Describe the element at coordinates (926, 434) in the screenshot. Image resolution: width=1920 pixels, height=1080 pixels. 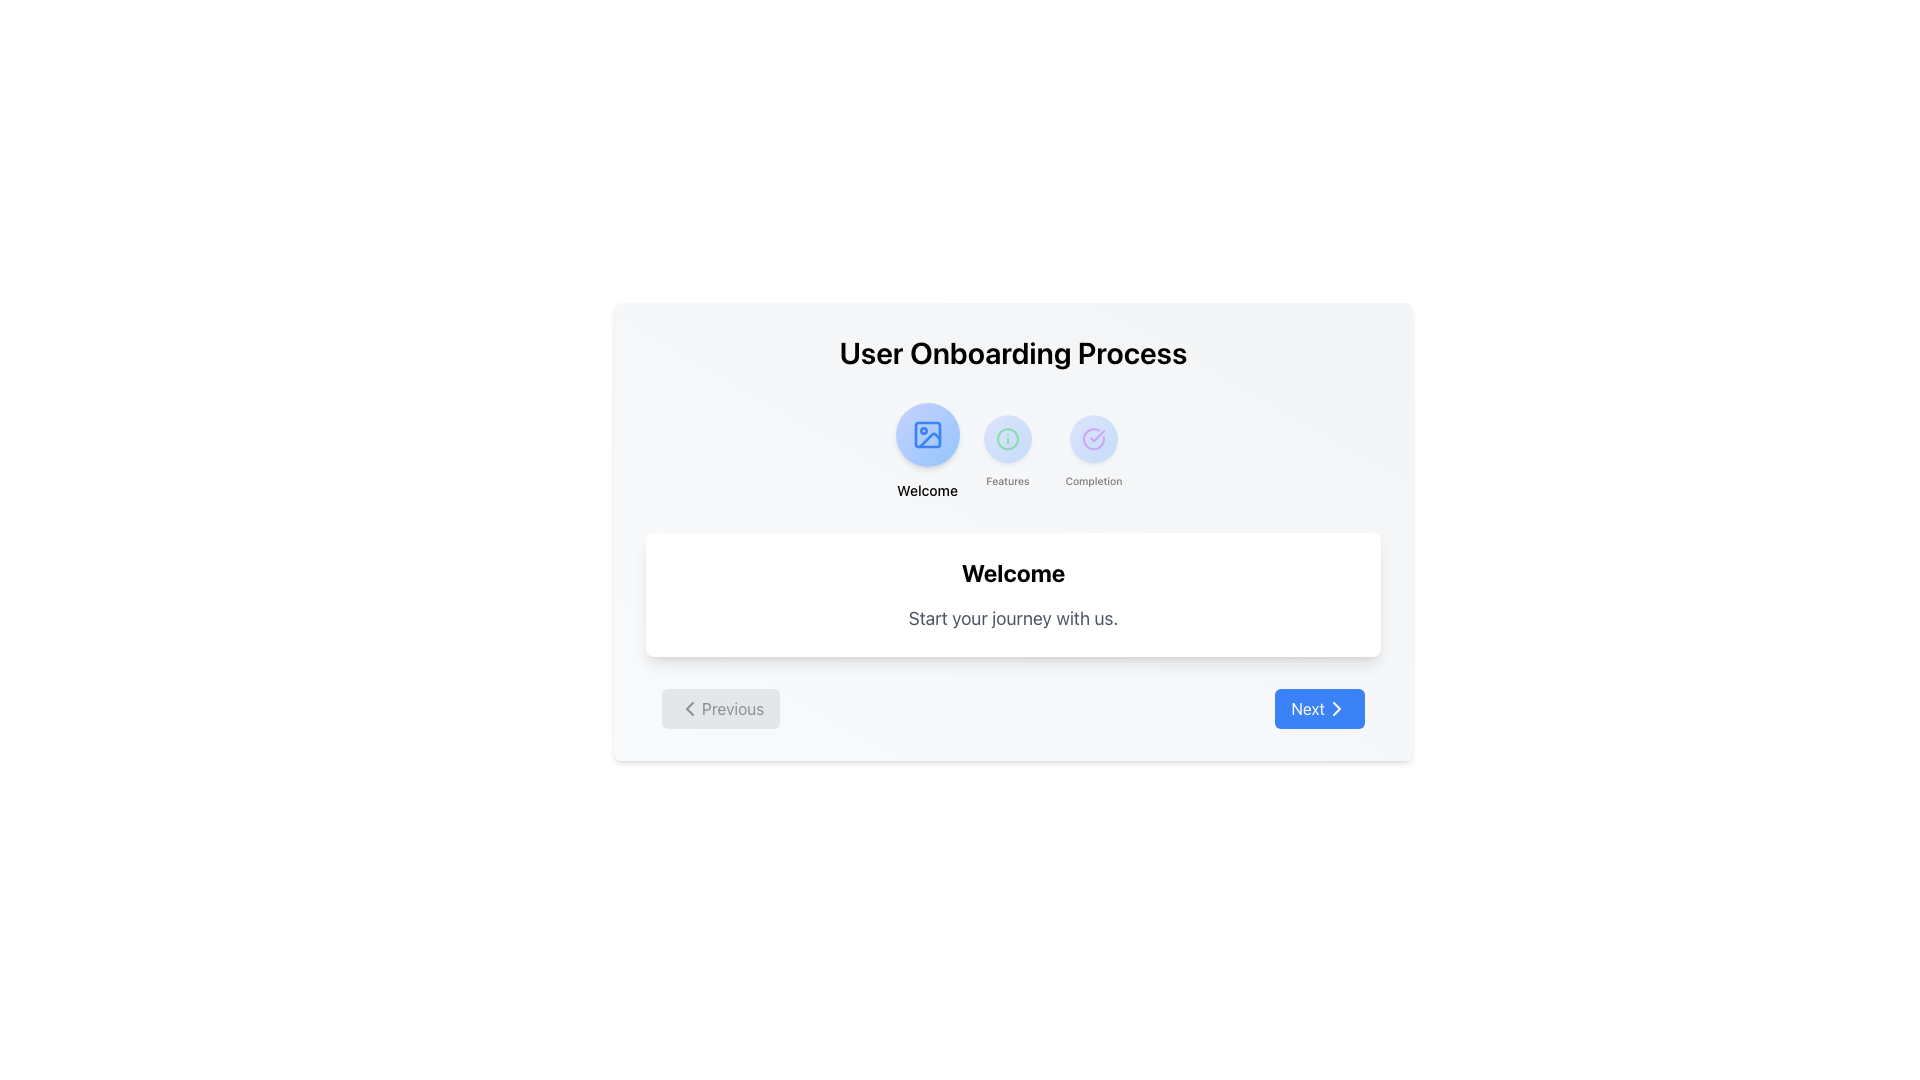
I see `the graphical icon background (rectangular) that serves as the base for the picture frame icon representing the 'Welcome' section in the onboarding process` at that location.